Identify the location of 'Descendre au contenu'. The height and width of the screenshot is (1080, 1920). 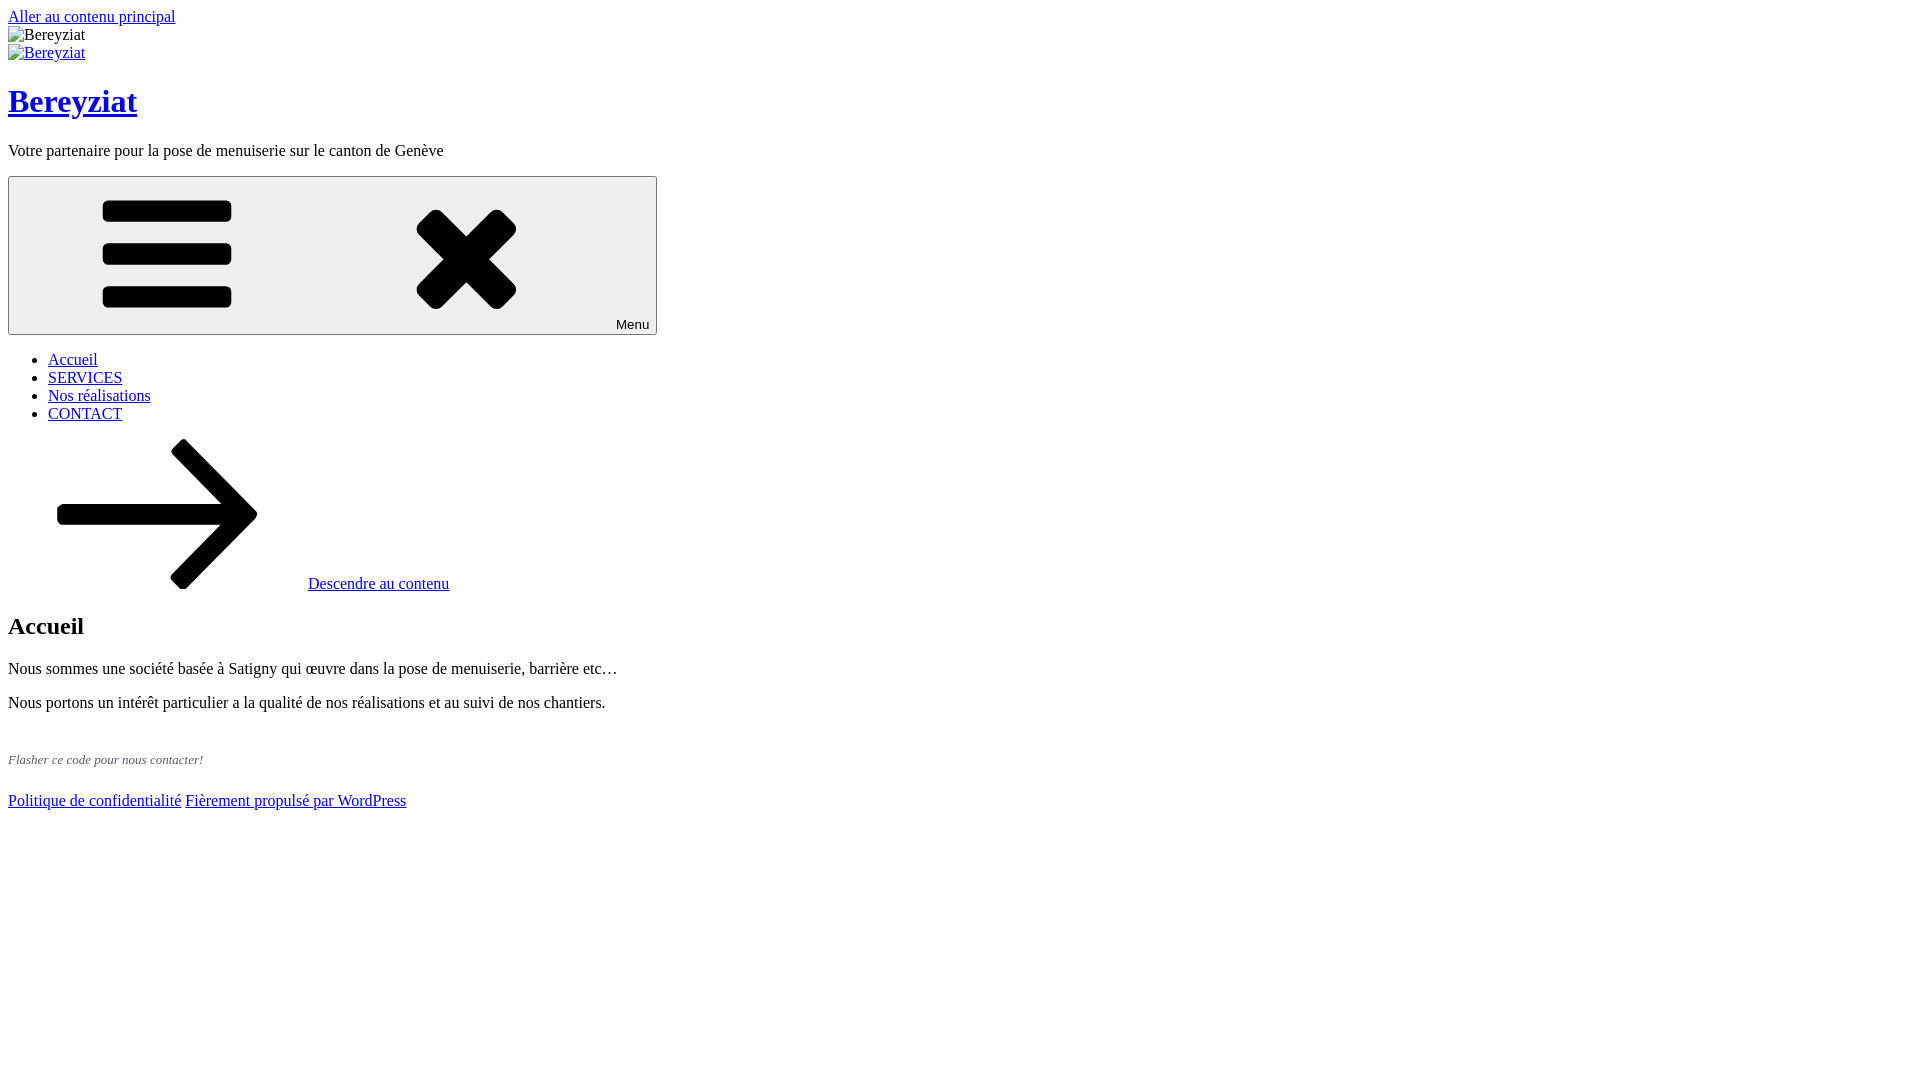
(8, 583).